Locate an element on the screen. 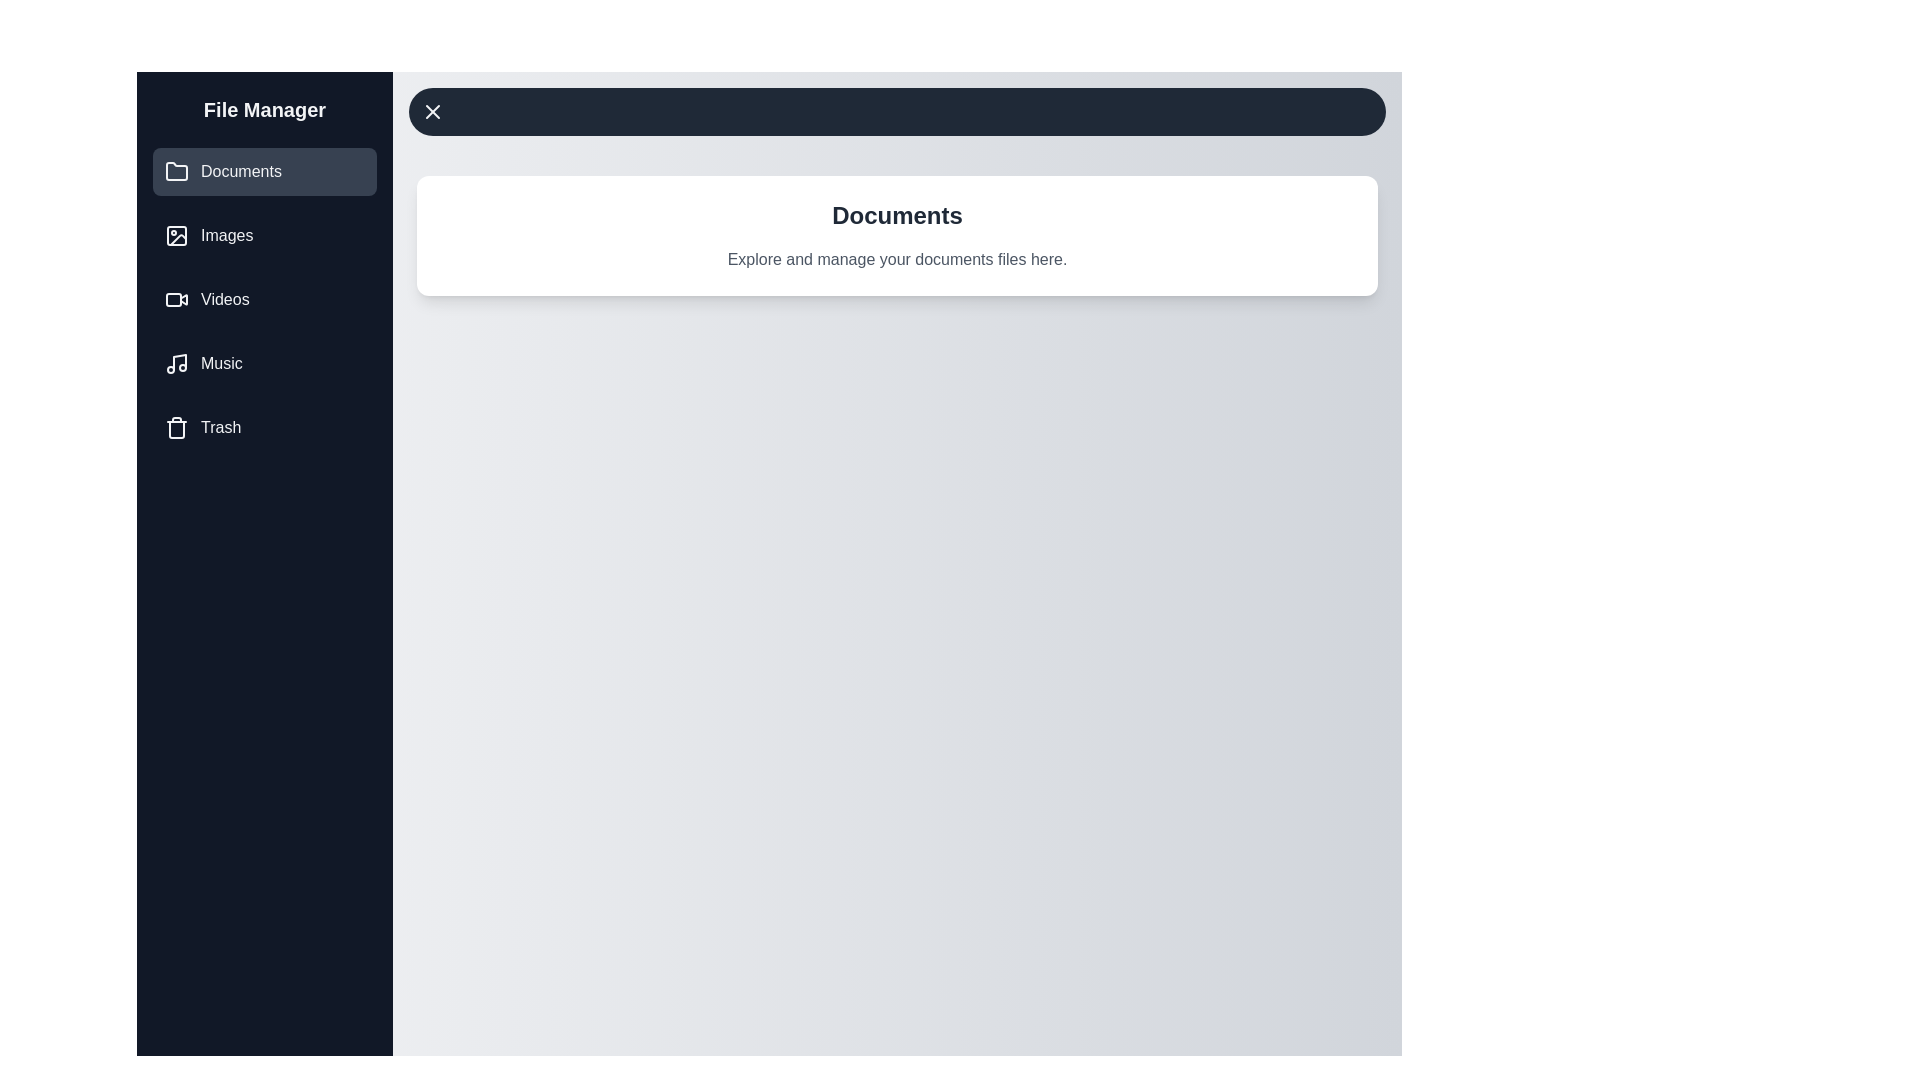  the category Trash from the drawer is located at coordinates (263, 427).